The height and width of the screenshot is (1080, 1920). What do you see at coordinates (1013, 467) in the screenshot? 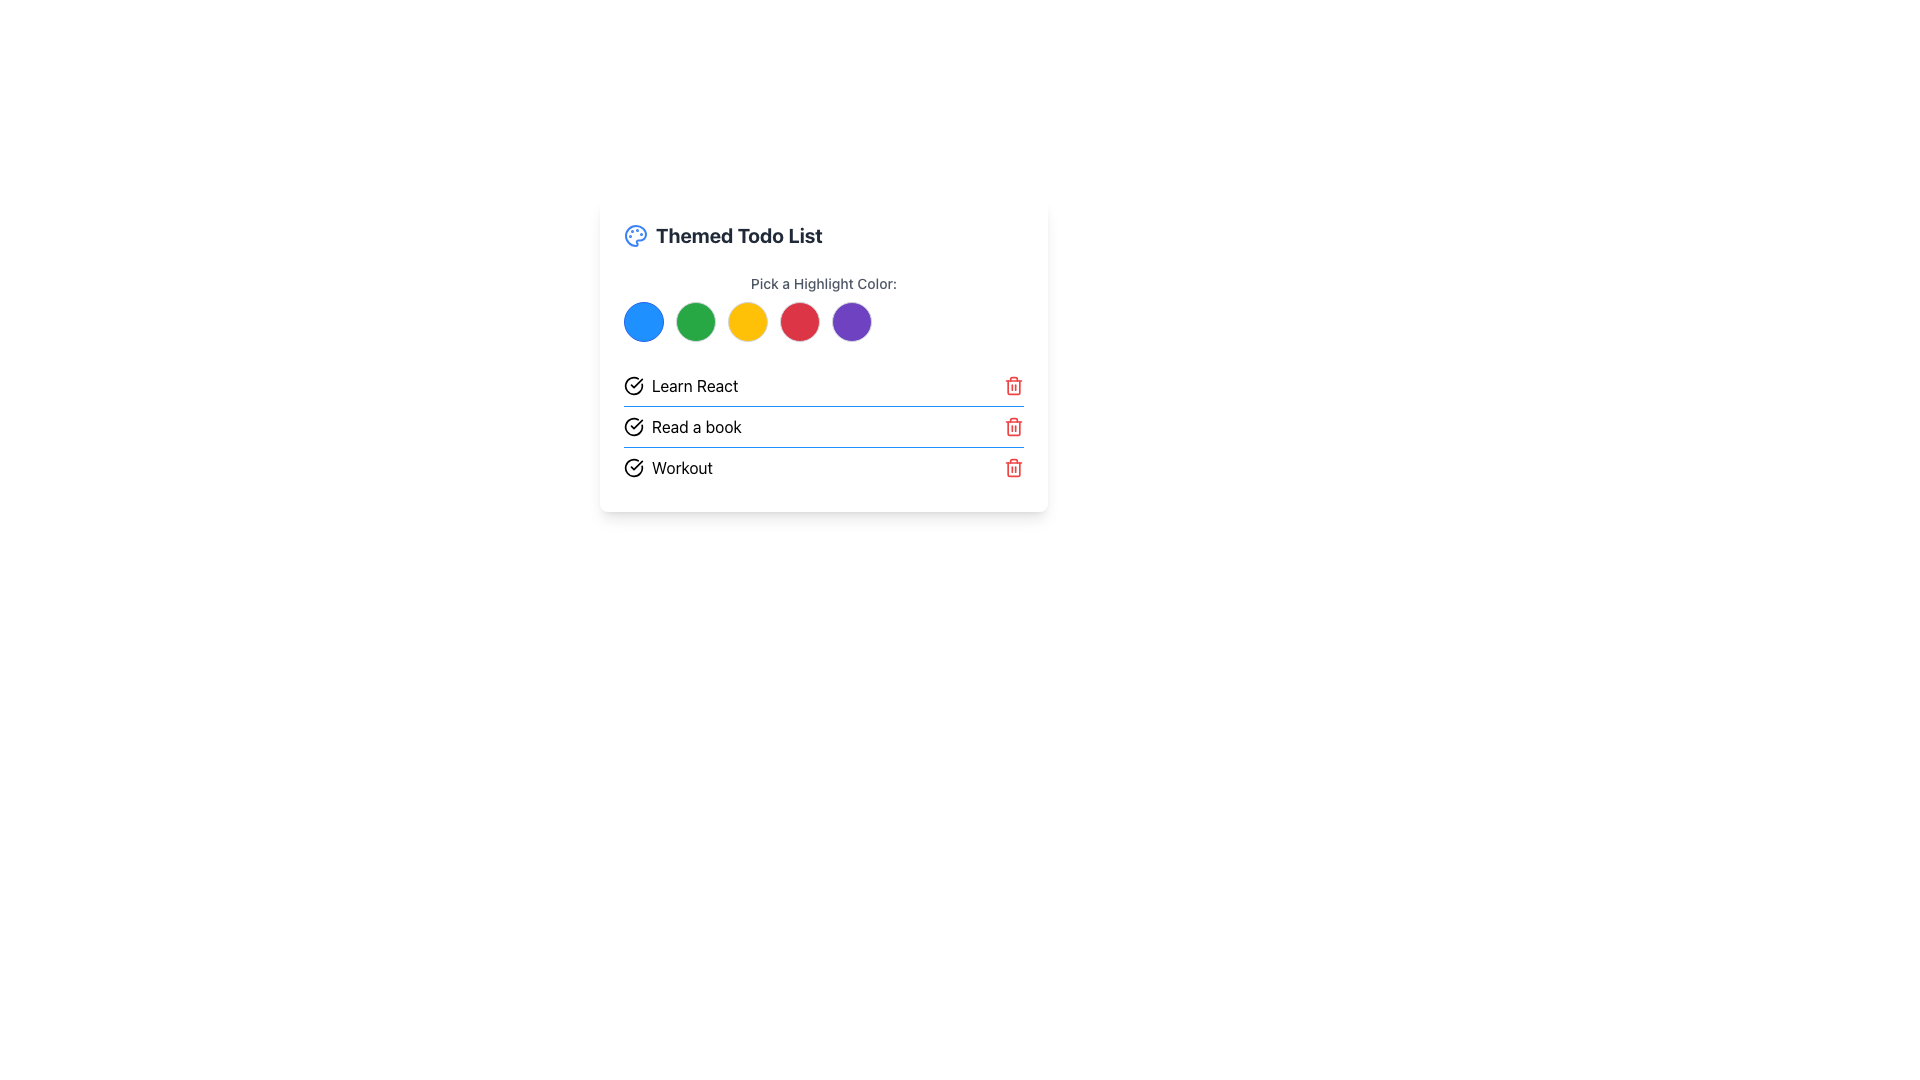
I see `the Trash can icon button located at the rightmost position in the list item labeled 'Workout'` at bounding box center [1013, 467].